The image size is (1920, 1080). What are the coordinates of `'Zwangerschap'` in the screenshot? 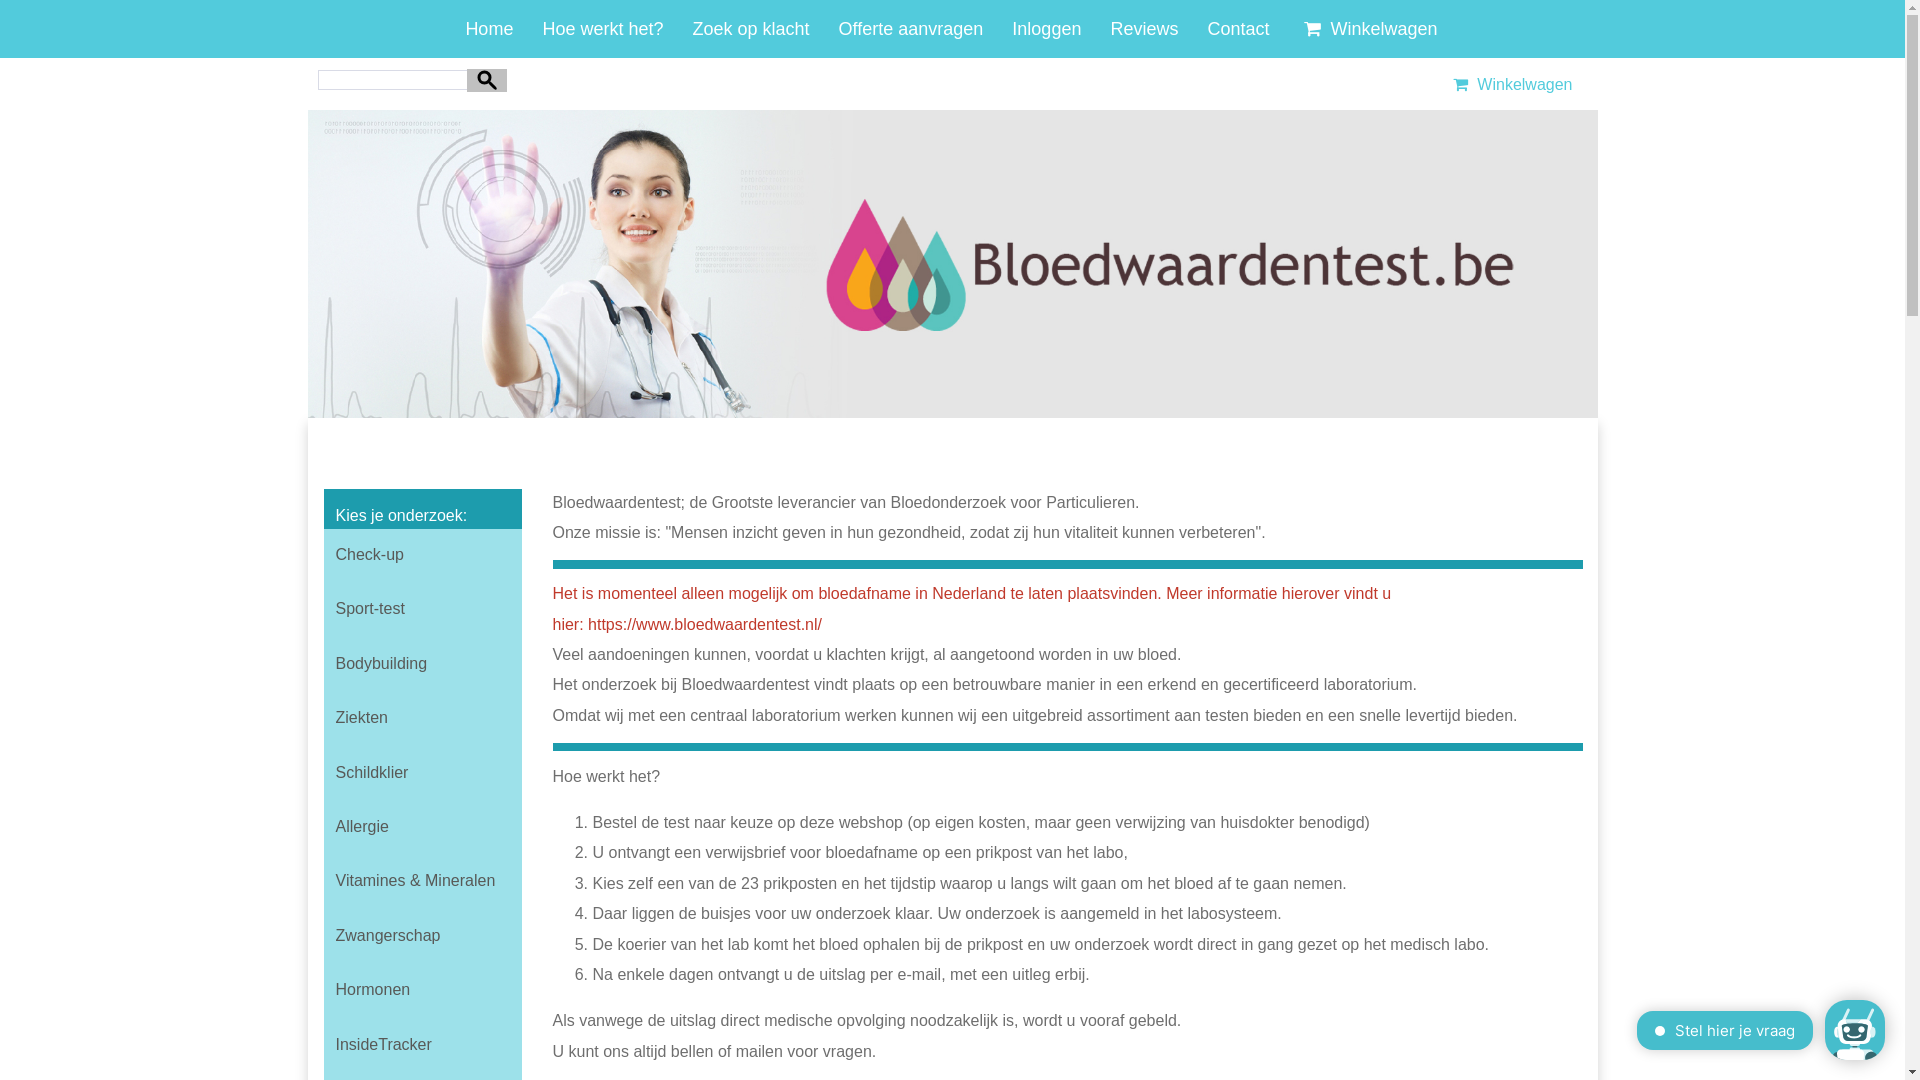 It's located at (421, 936).